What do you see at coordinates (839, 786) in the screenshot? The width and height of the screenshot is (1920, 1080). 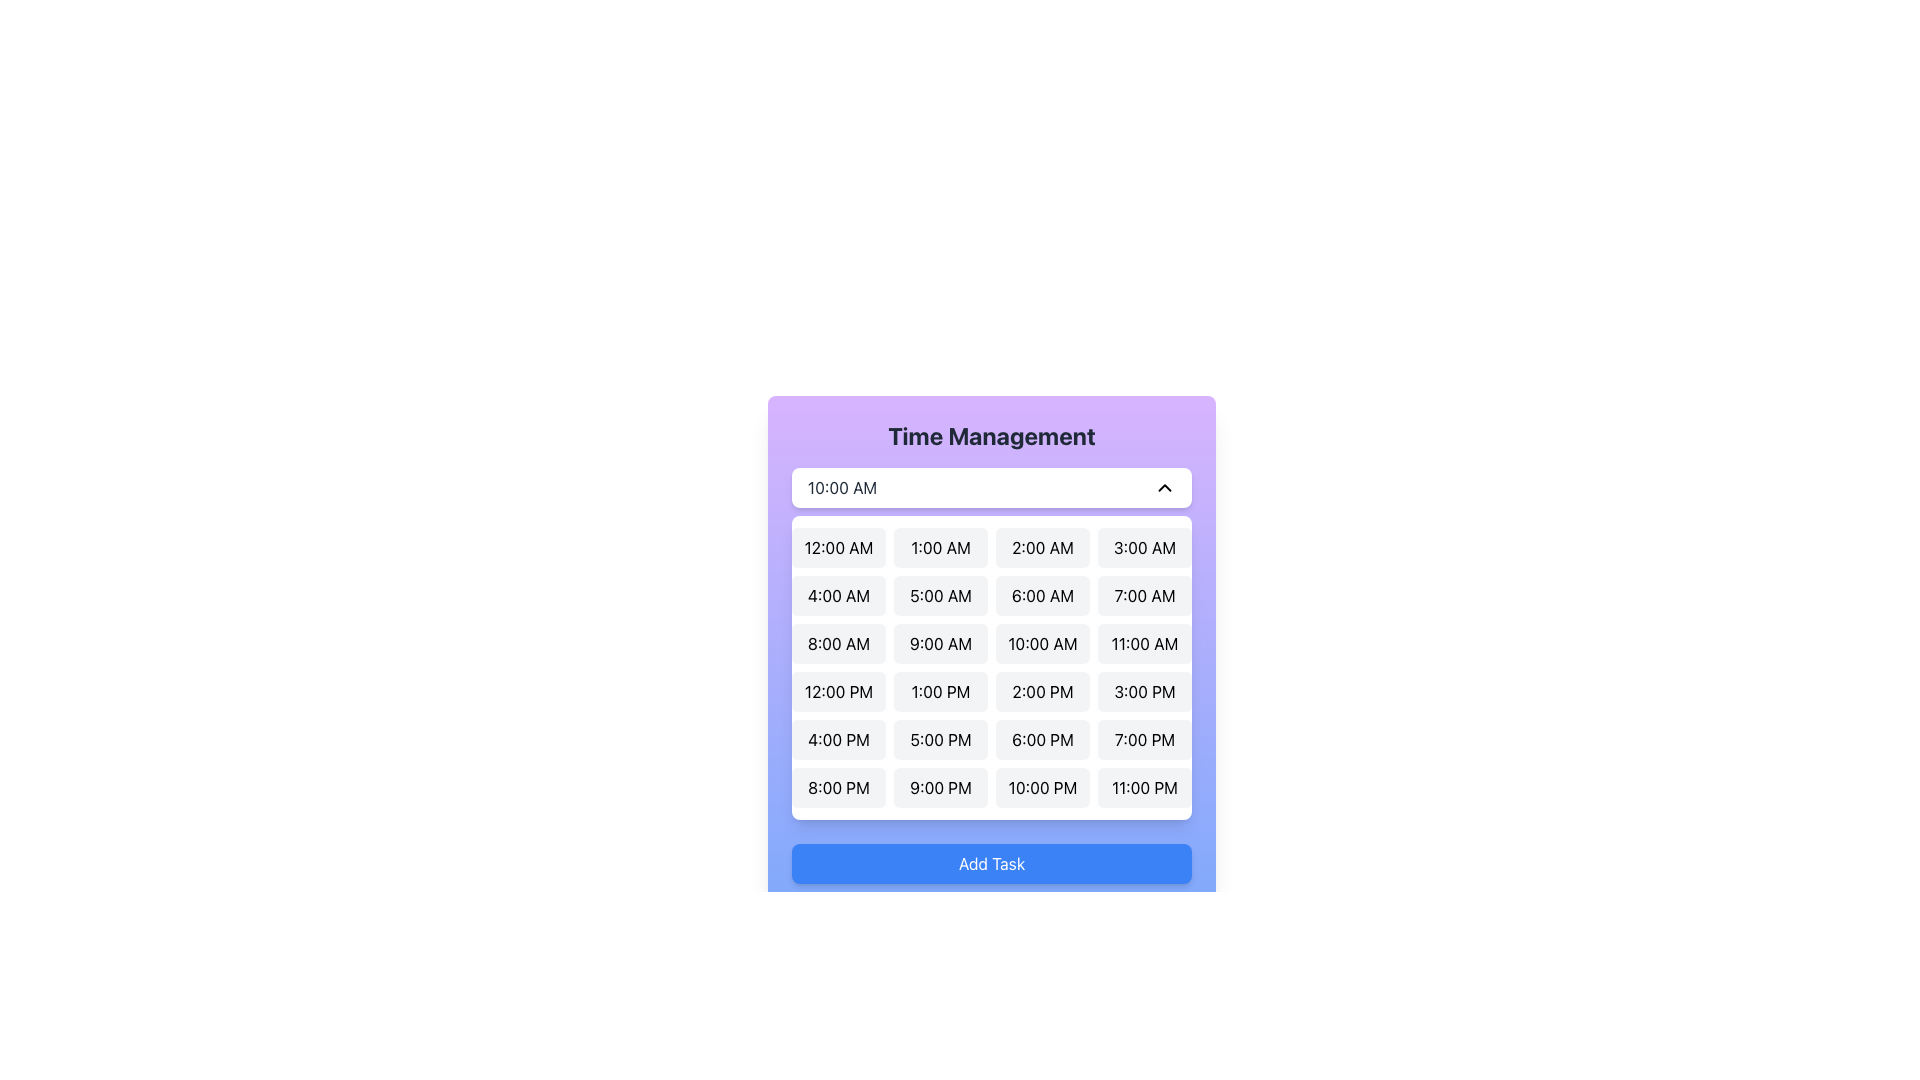 I see `the button for the '8:00 PM' time slot, which is located in the bottom row of a grid layout and is the first column element` at bounding box center [839, 786].